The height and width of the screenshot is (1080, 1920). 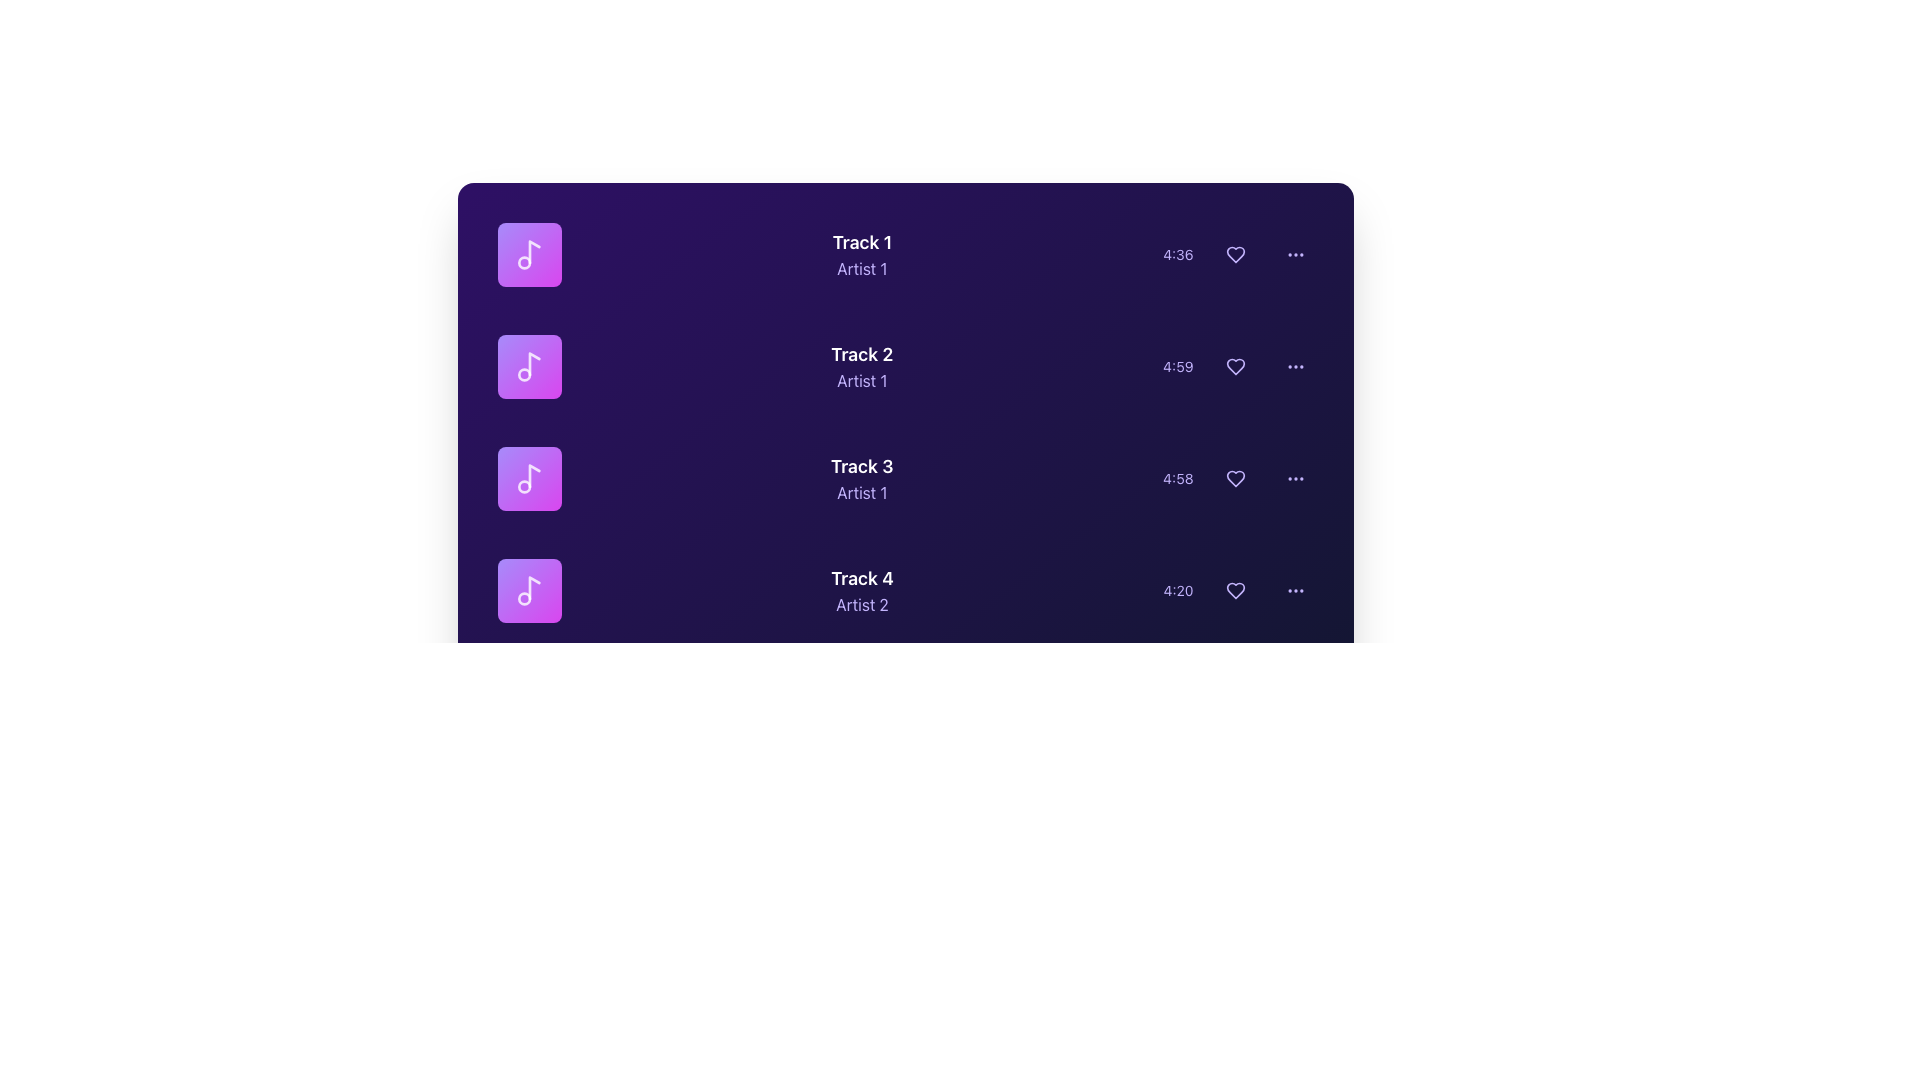 What do you see at coordinates (1237, 253) in the screenshot?
I see `the heart-shaped icon, which is outlined and located between the time duration text and the ellipsis icon in the track representation` at bounding box center [1237, 253].